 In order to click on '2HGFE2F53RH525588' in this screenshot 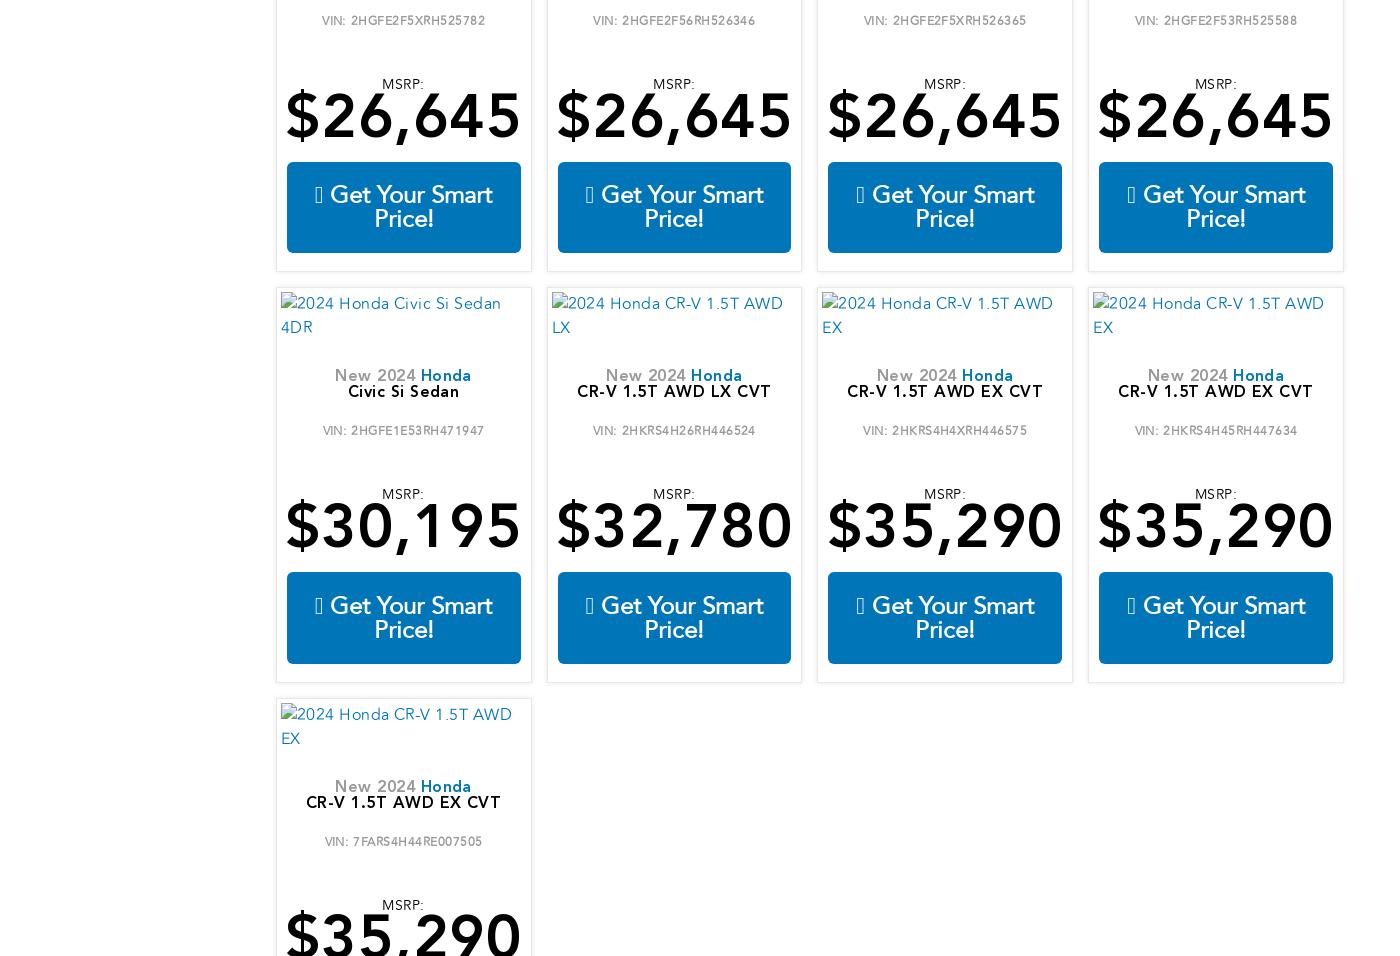, I will do `click(1230, 18)`.